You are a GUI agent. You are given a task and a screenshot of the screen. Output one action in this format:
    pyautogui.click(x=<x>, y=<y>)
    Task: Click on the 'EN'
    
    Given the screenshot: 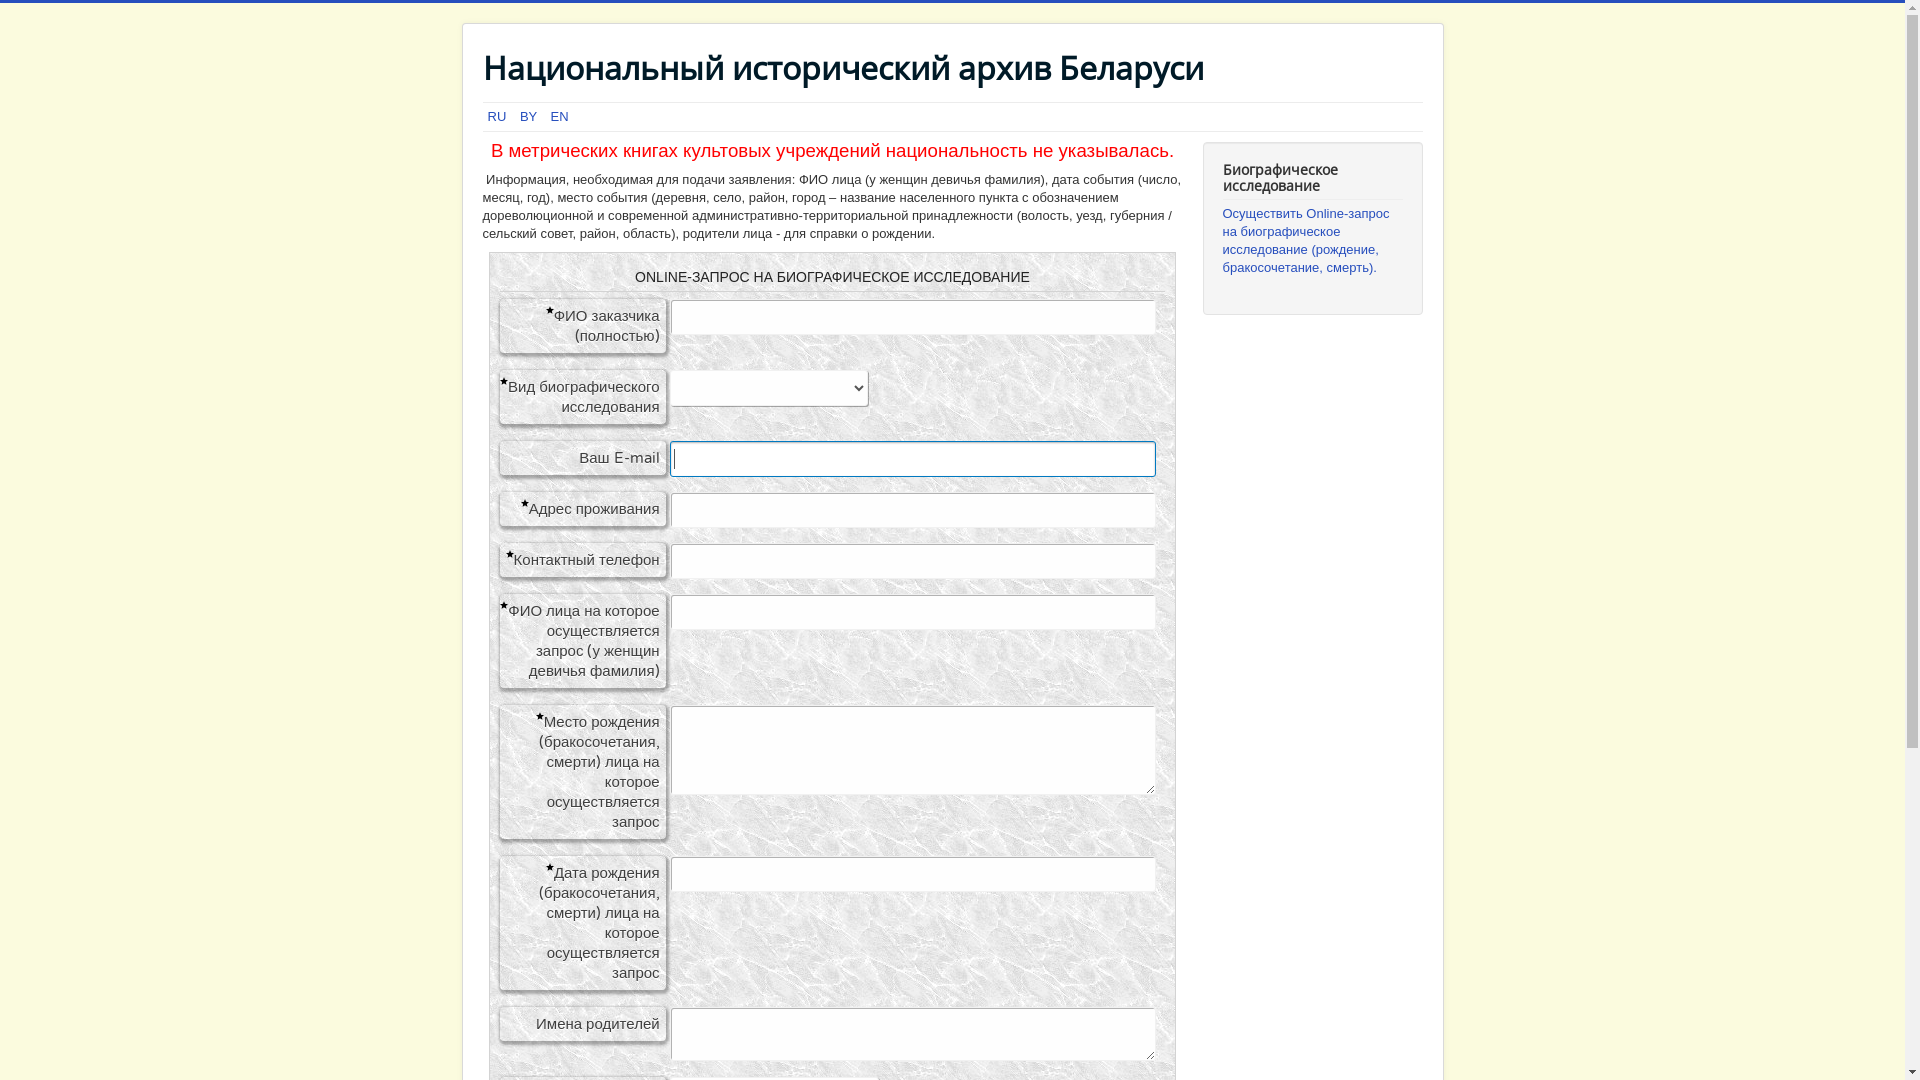 What is the action you would take?
    pyautogui.click(x=560, y=116)
    